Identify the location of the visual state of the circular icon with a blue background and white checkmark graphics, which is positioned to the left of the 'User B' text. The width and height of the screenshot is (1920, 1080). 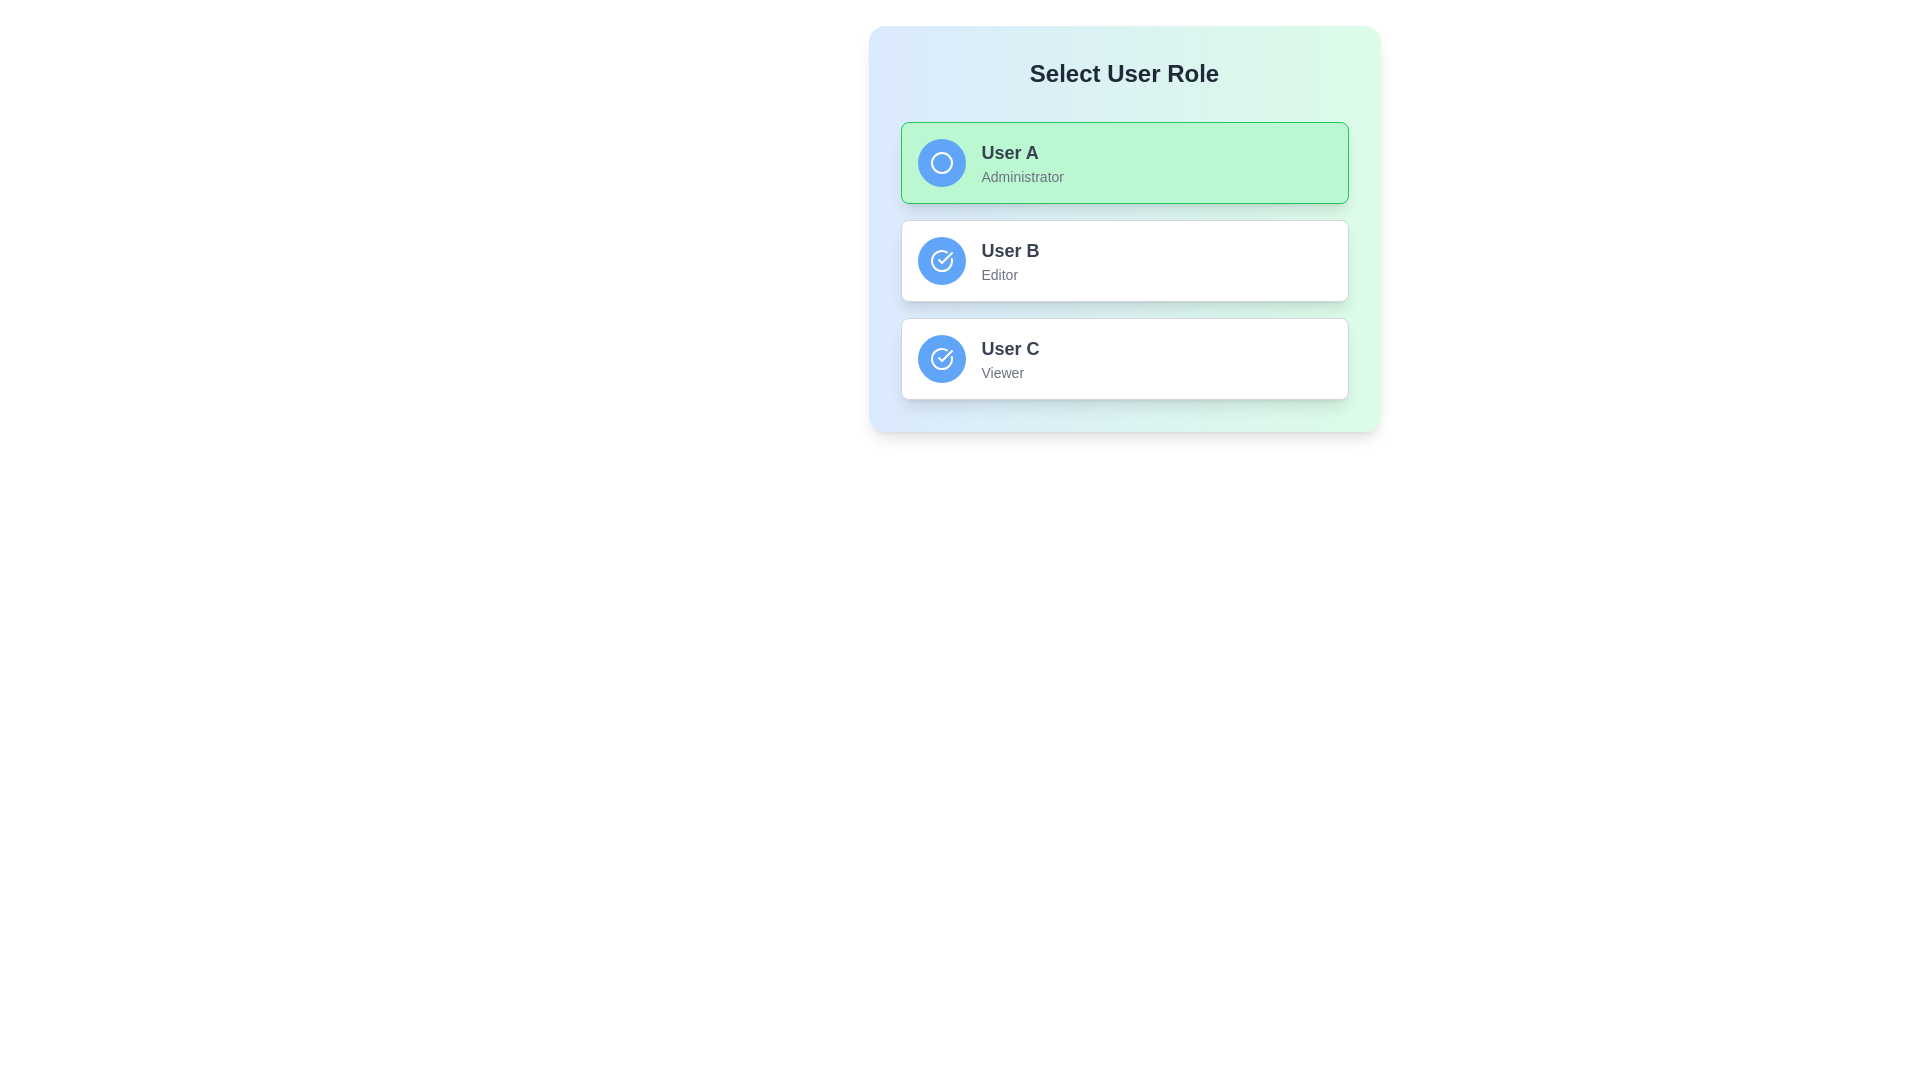
(940, 260).